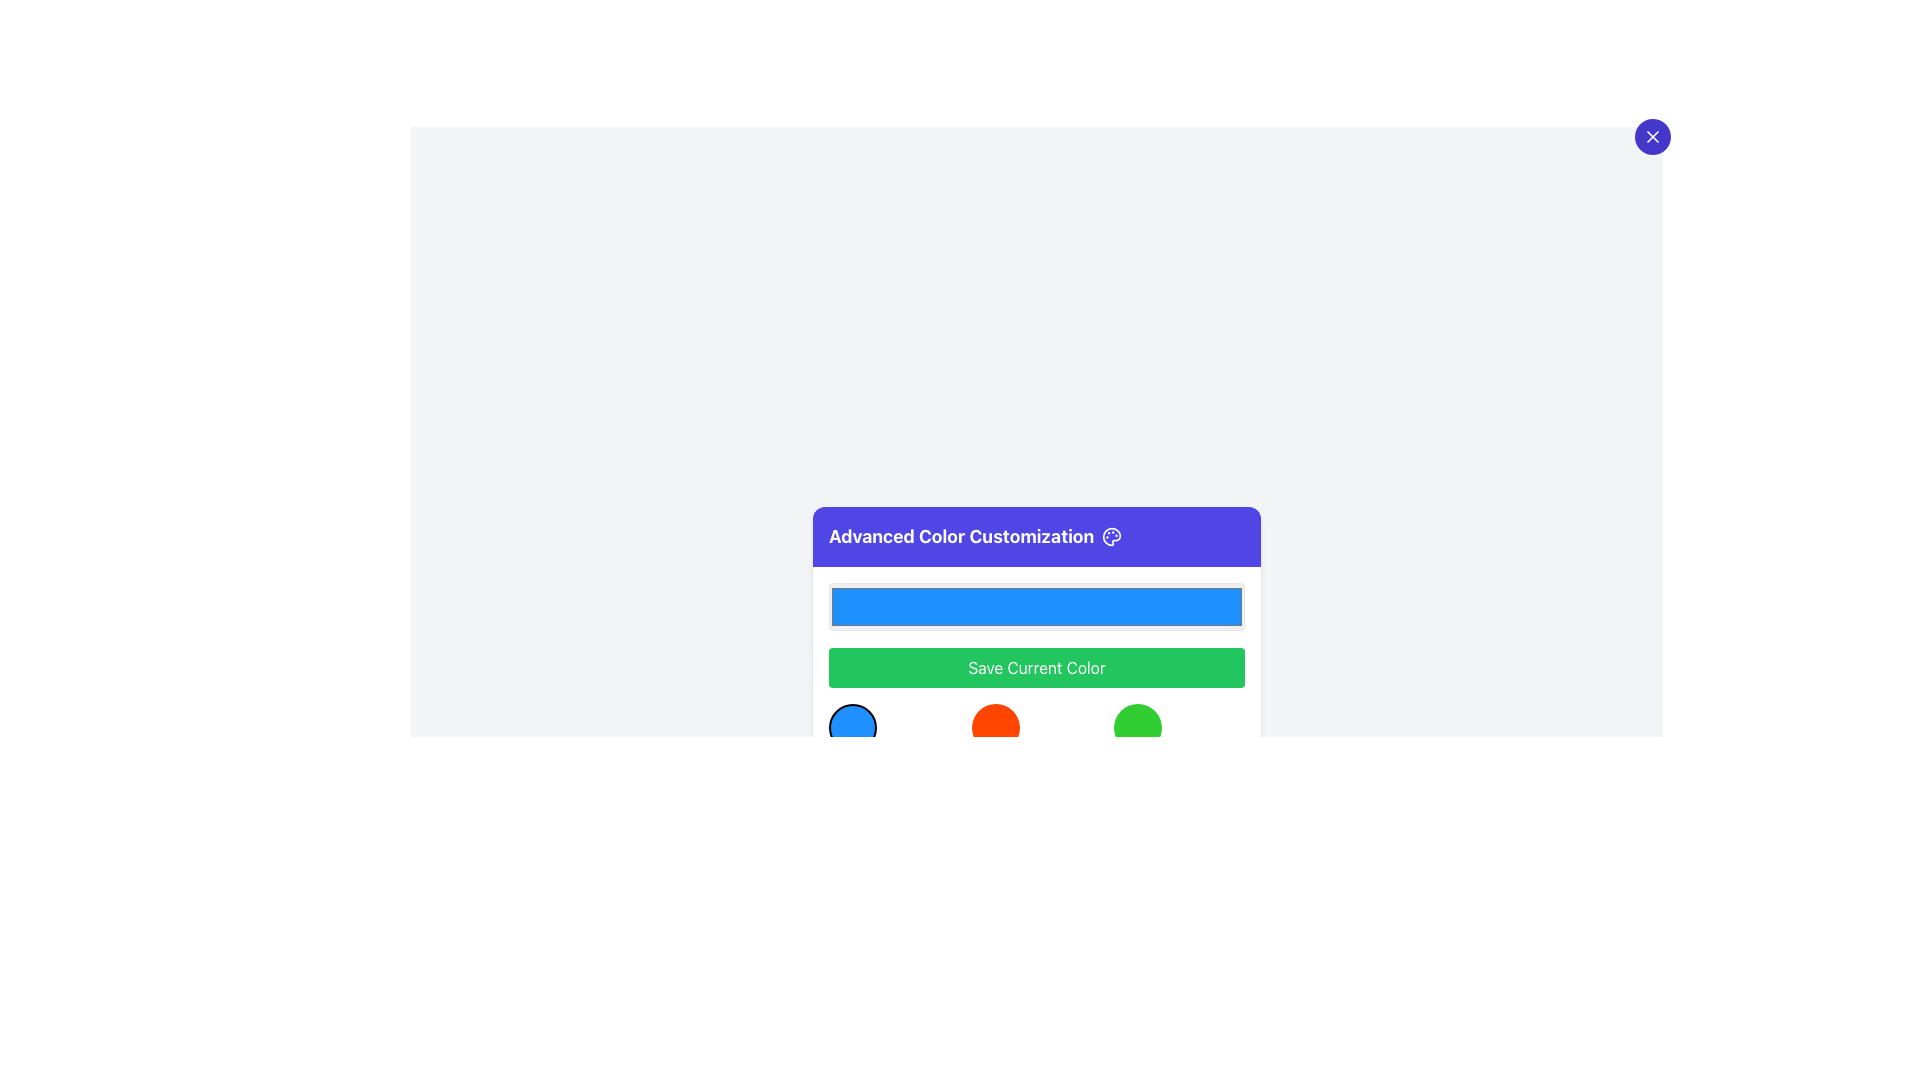 This screenshot has width=1920, height=1080. I want to click on the 'Save Current Color' button, which is a green rectangular button with rounded corners, located in the 'Advanced Color Customization' section, so click(1036, 667).